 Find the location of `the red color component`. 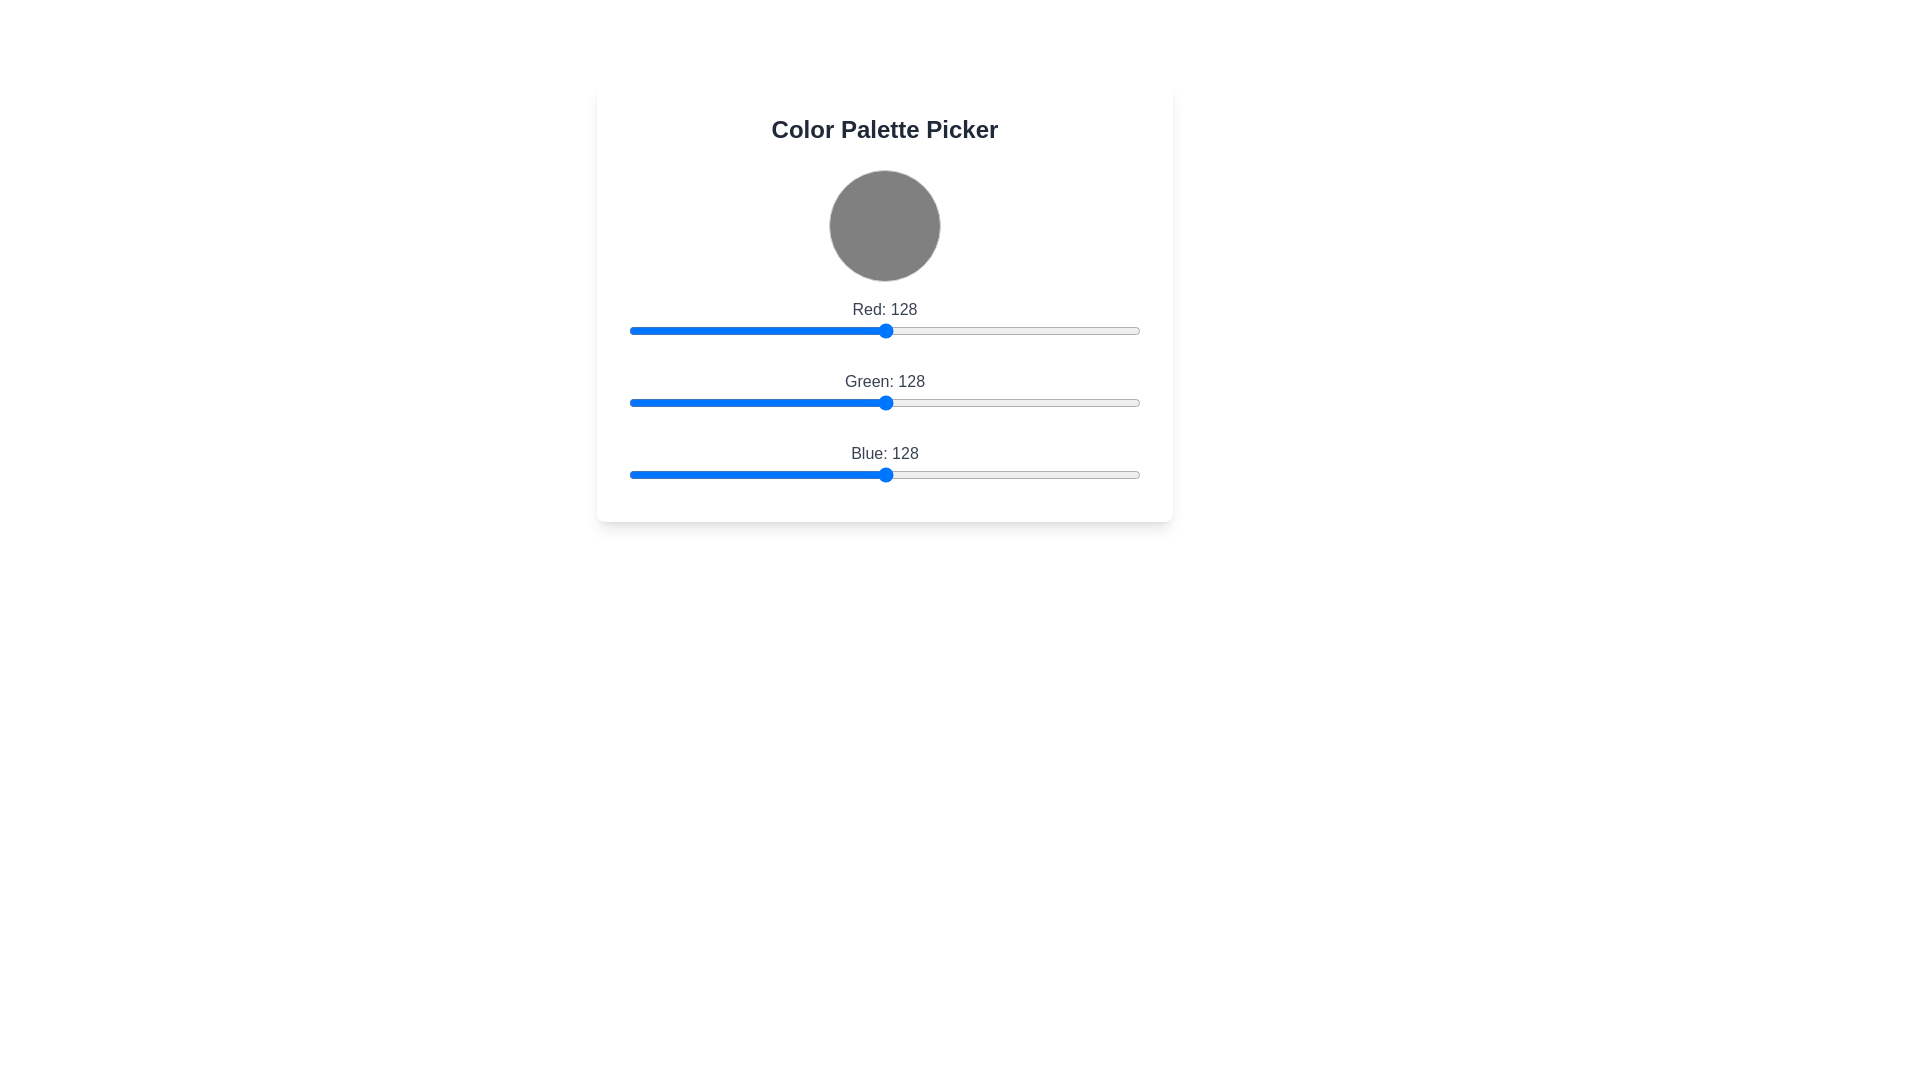

the red color component is located at coordinates (695, 330).